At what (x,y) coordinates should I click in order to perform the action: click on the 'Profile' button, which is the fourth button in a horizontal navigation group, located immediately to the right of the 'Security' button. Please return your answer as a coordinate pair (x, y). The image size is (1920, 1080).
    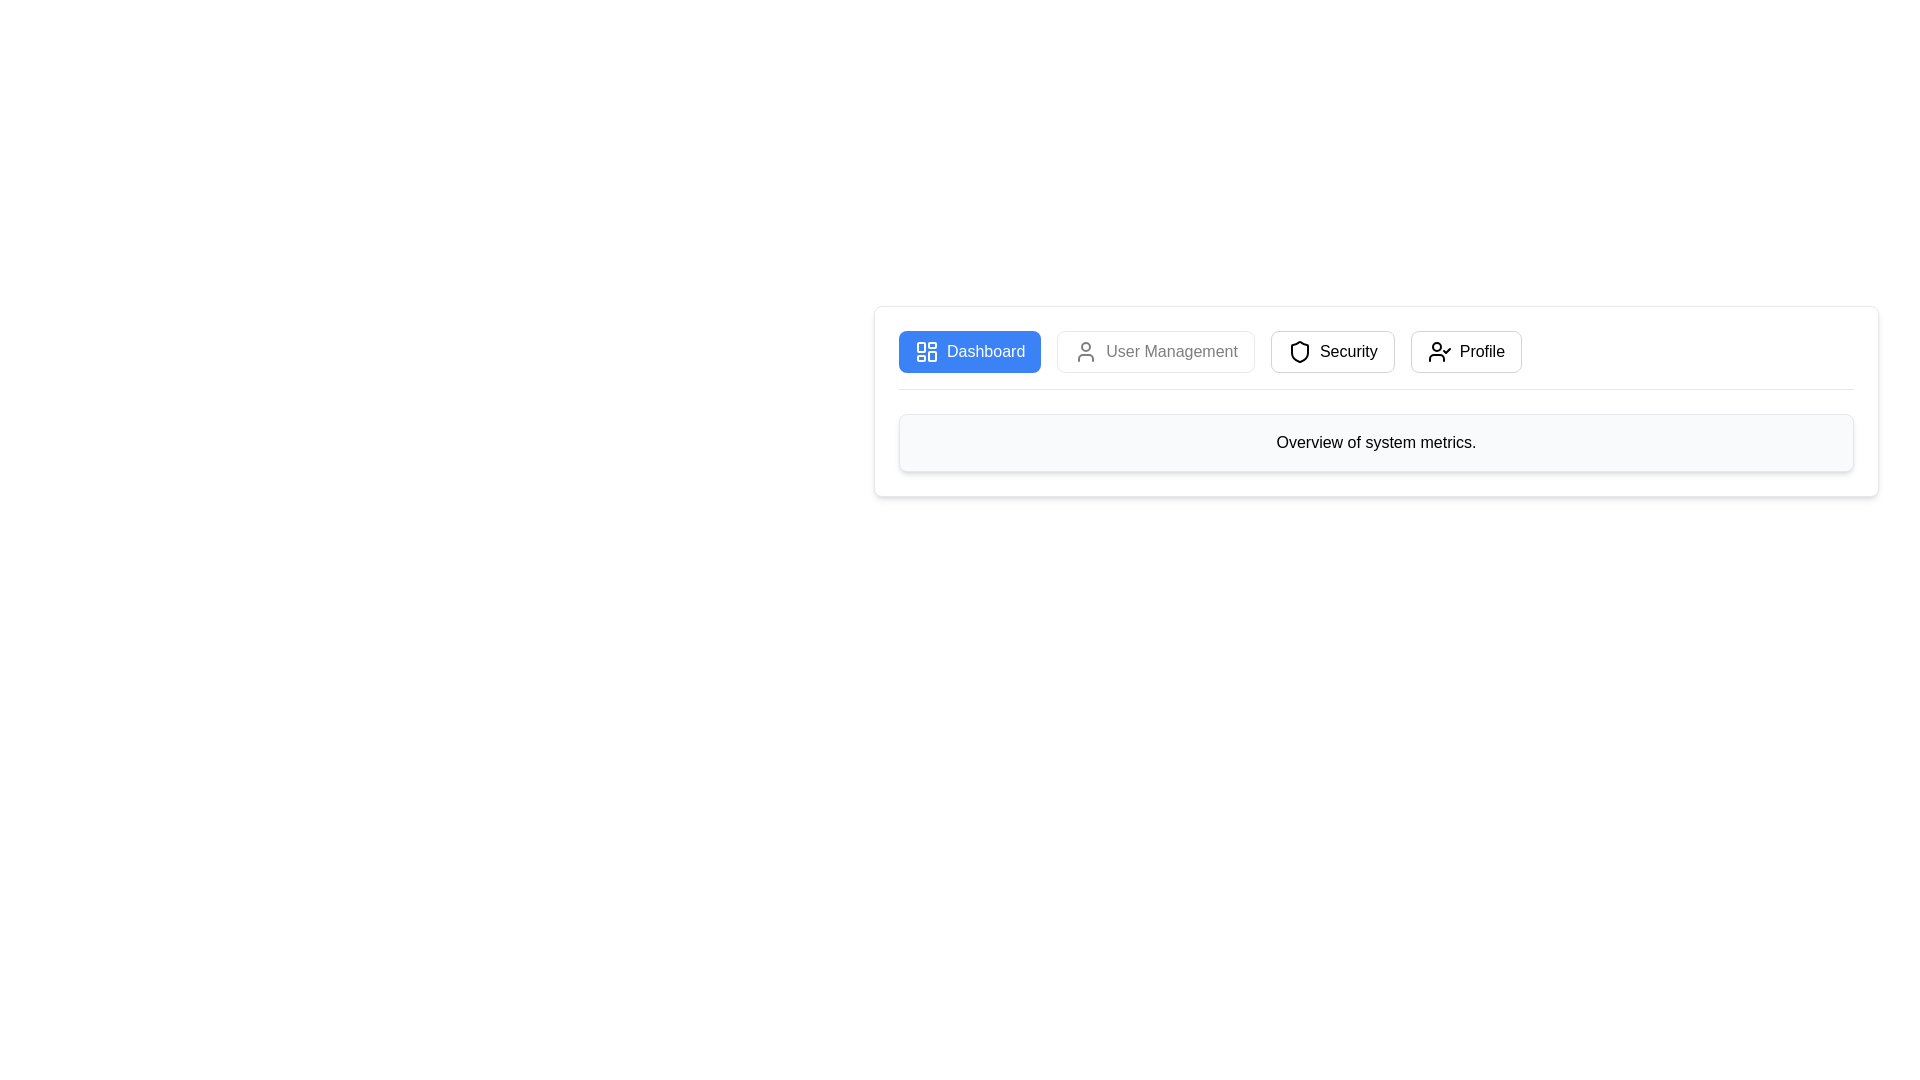
    Looking at the image, I should click on (1466, 350).